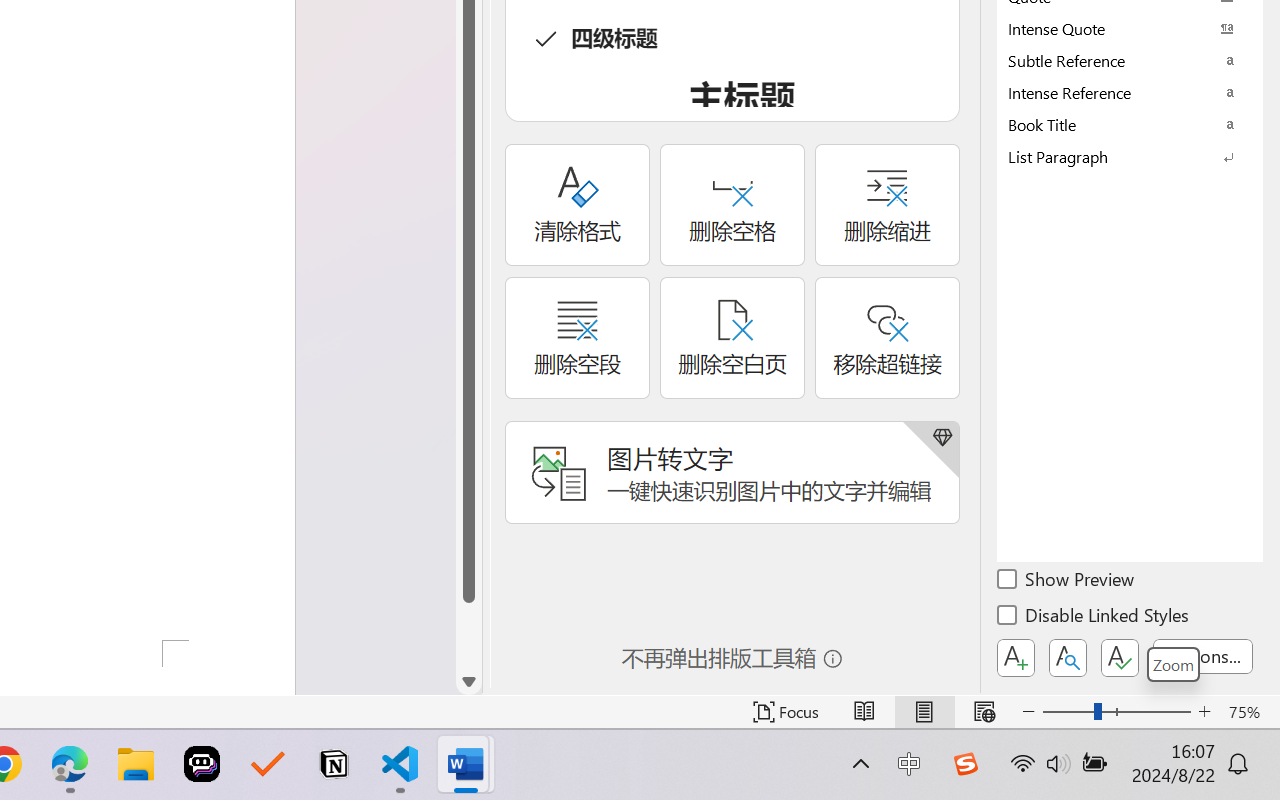 The width and height of the screenshot is (1280, 800). What do you see at coordinates (785, 711) in the screenshot?
I see `'Focus '` at bounding box center [785, 711].